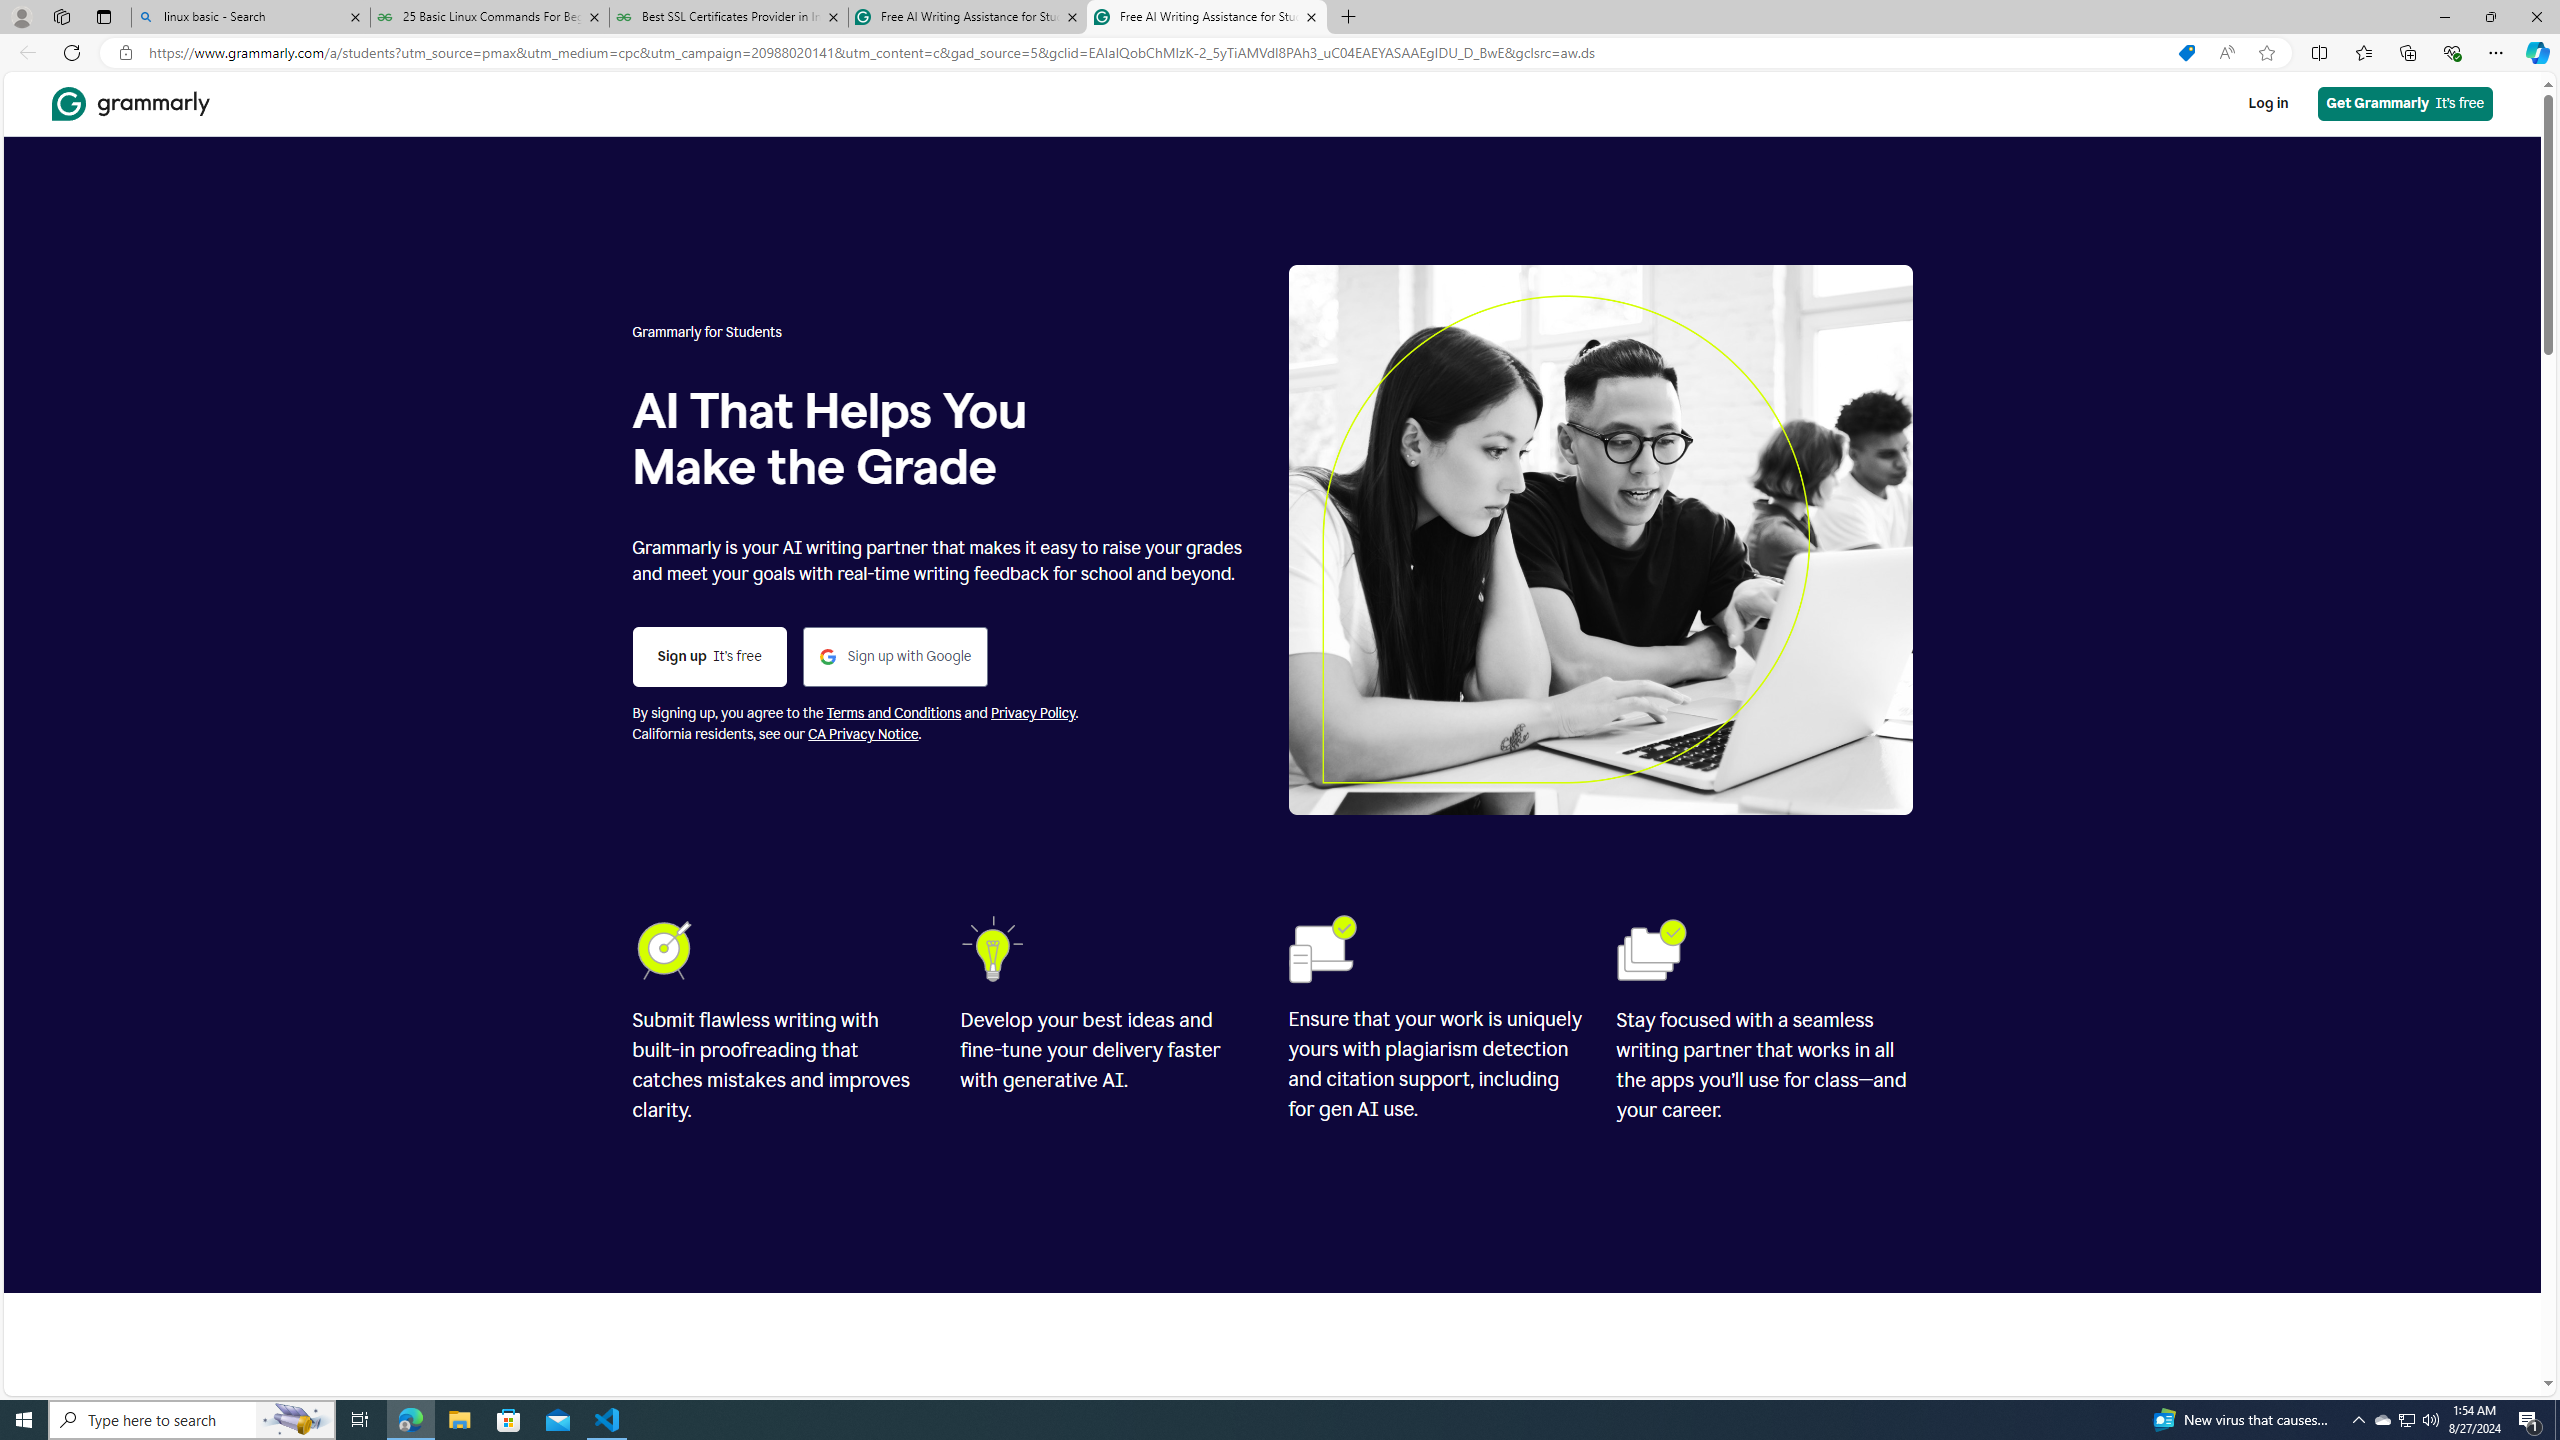 This screenshot has height=1440, width=2560. What do you see at coordinates (130, 103) in the screenshot?
I see `'Grammarly Home'` at bounding box center [130, 103].